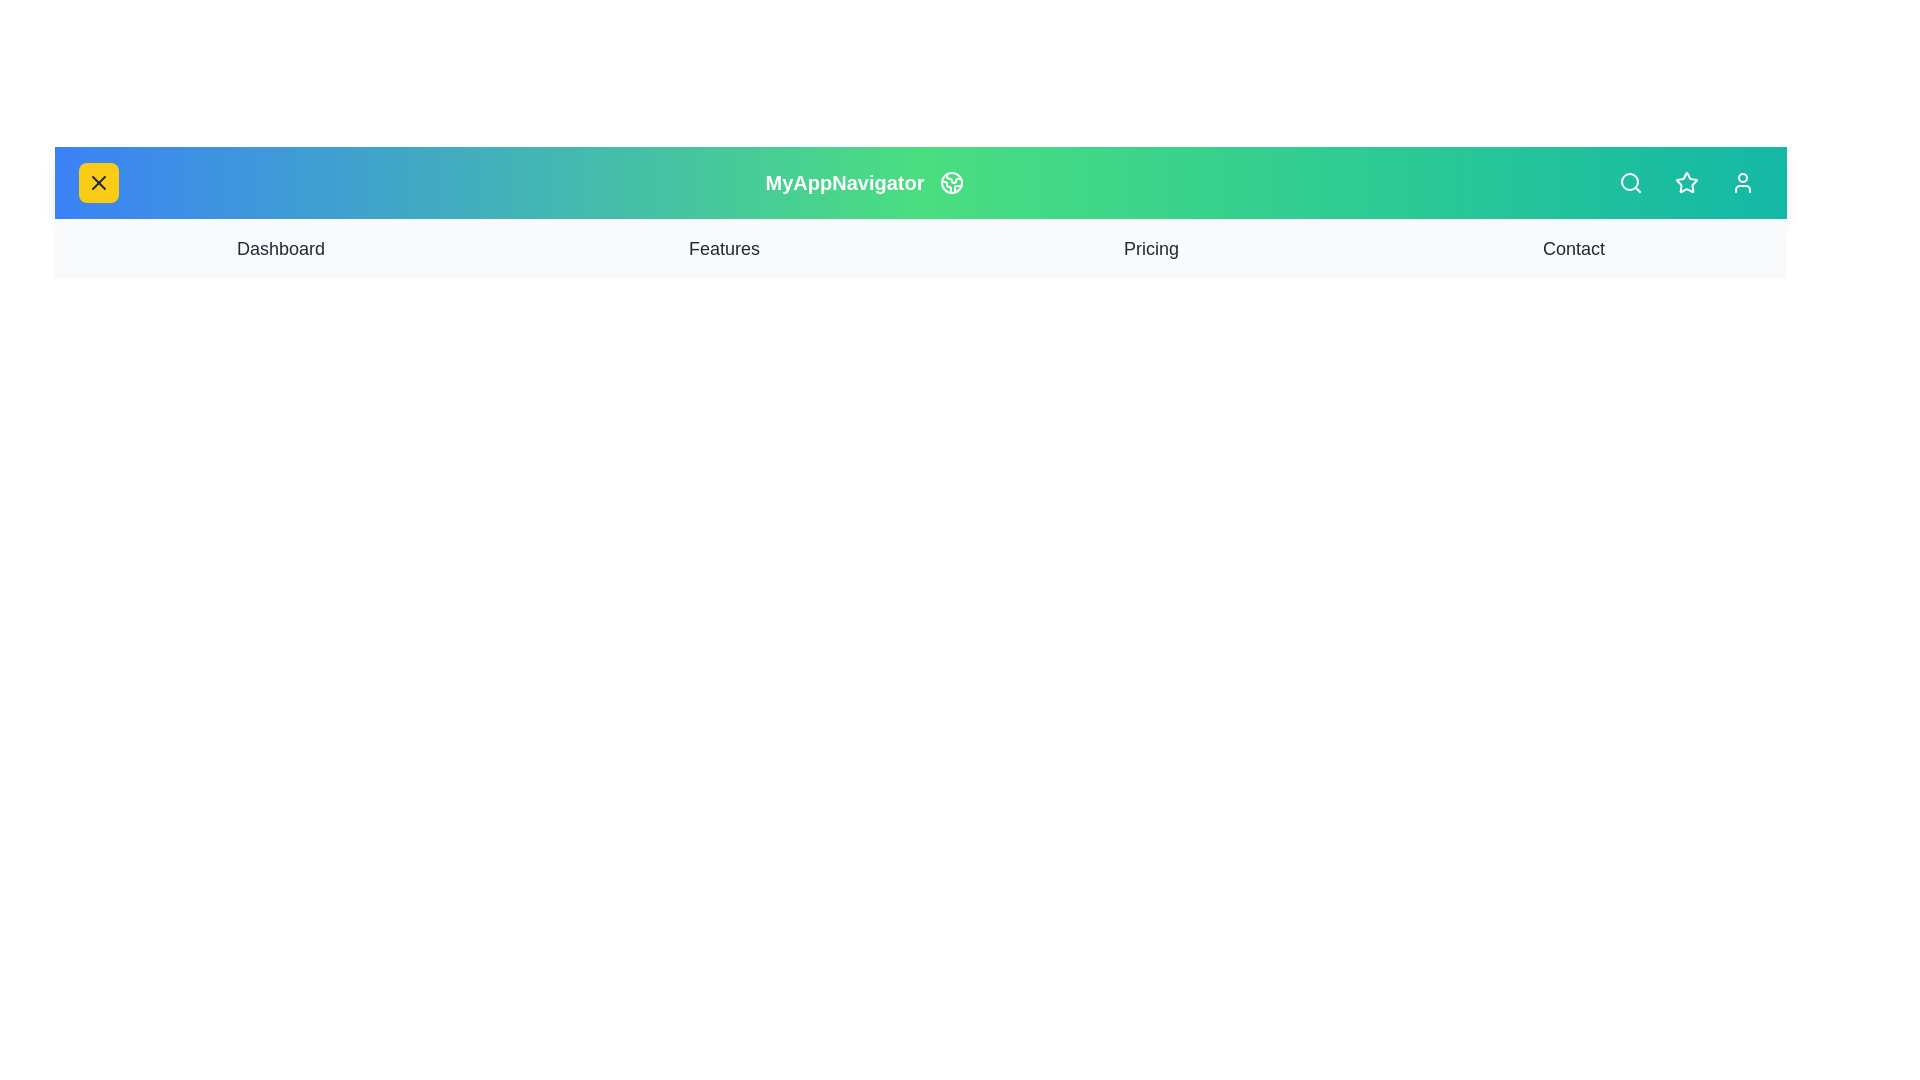  I want to click on the star button to interact with it, so click(1685, 182).